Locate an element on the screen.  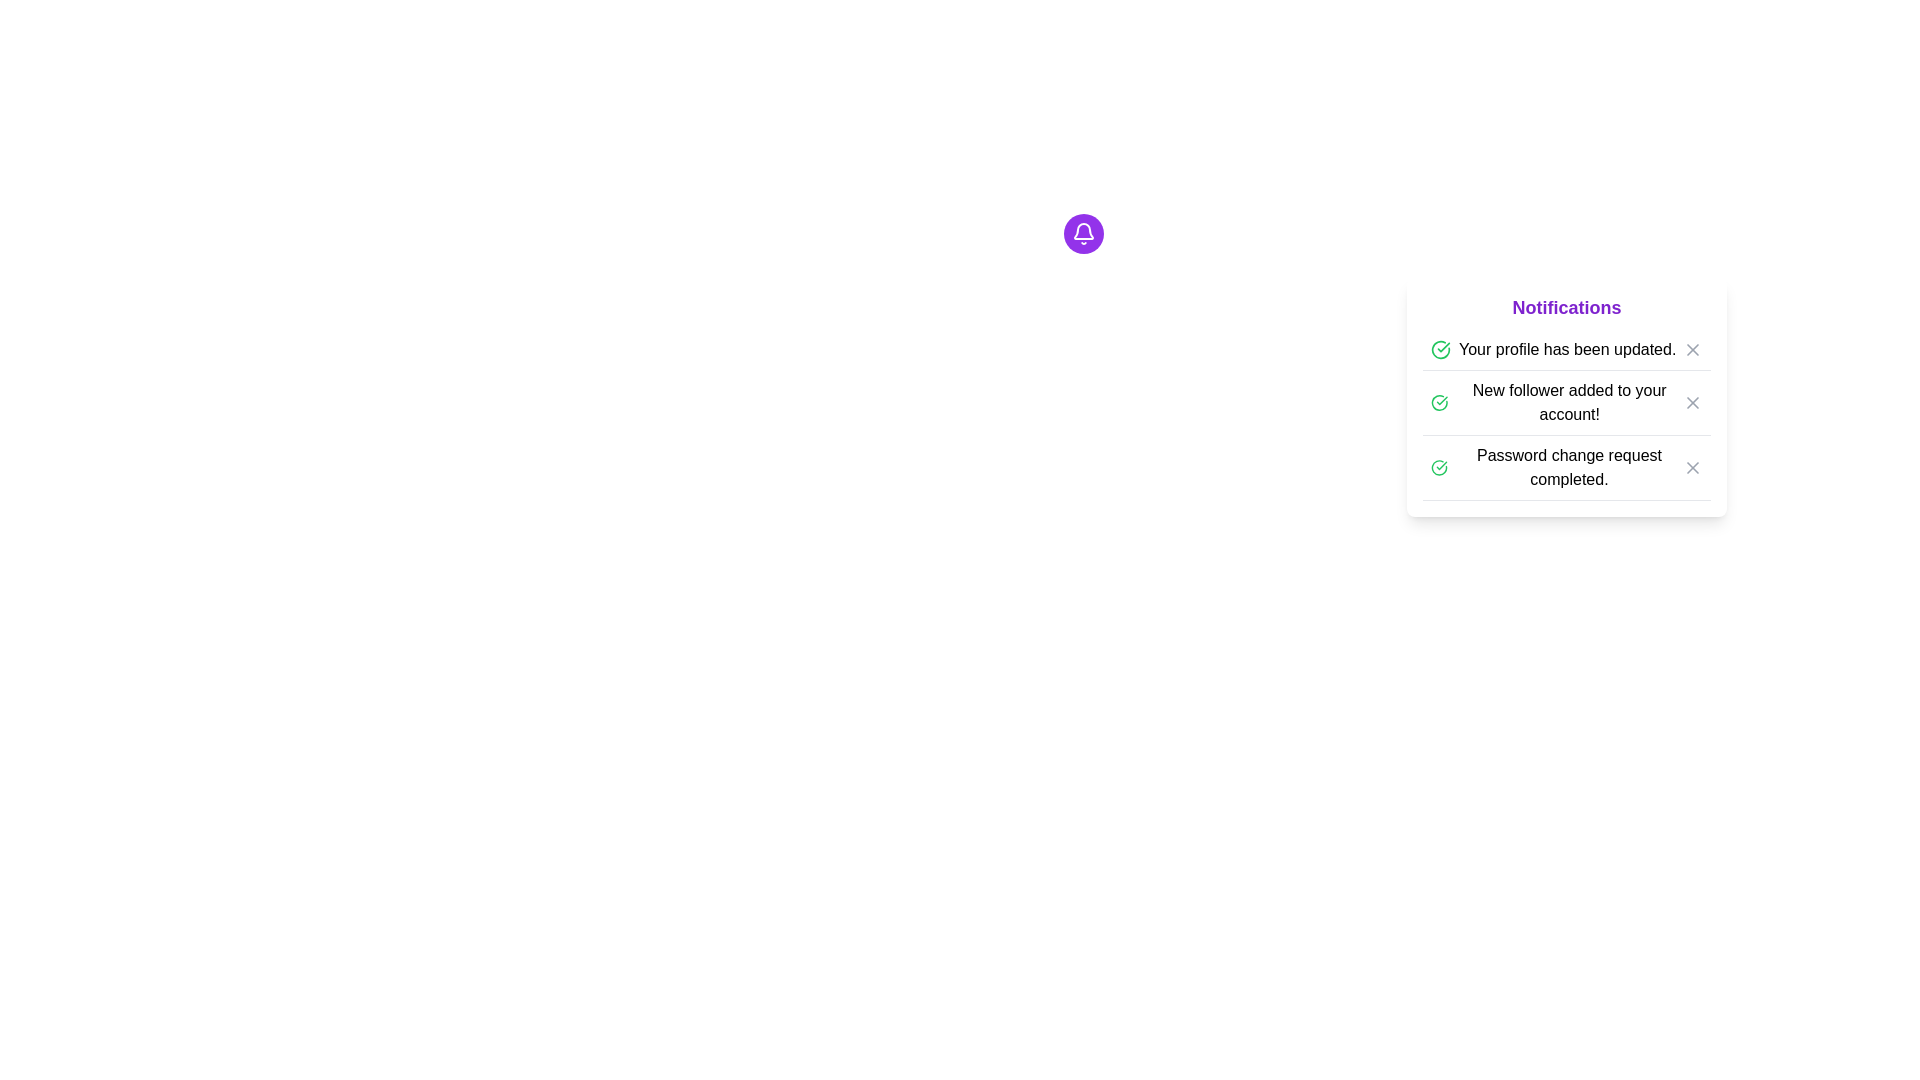
the second notification entry in the Notifications section to potentially reveal more information is located at coordinates (1565, 397).